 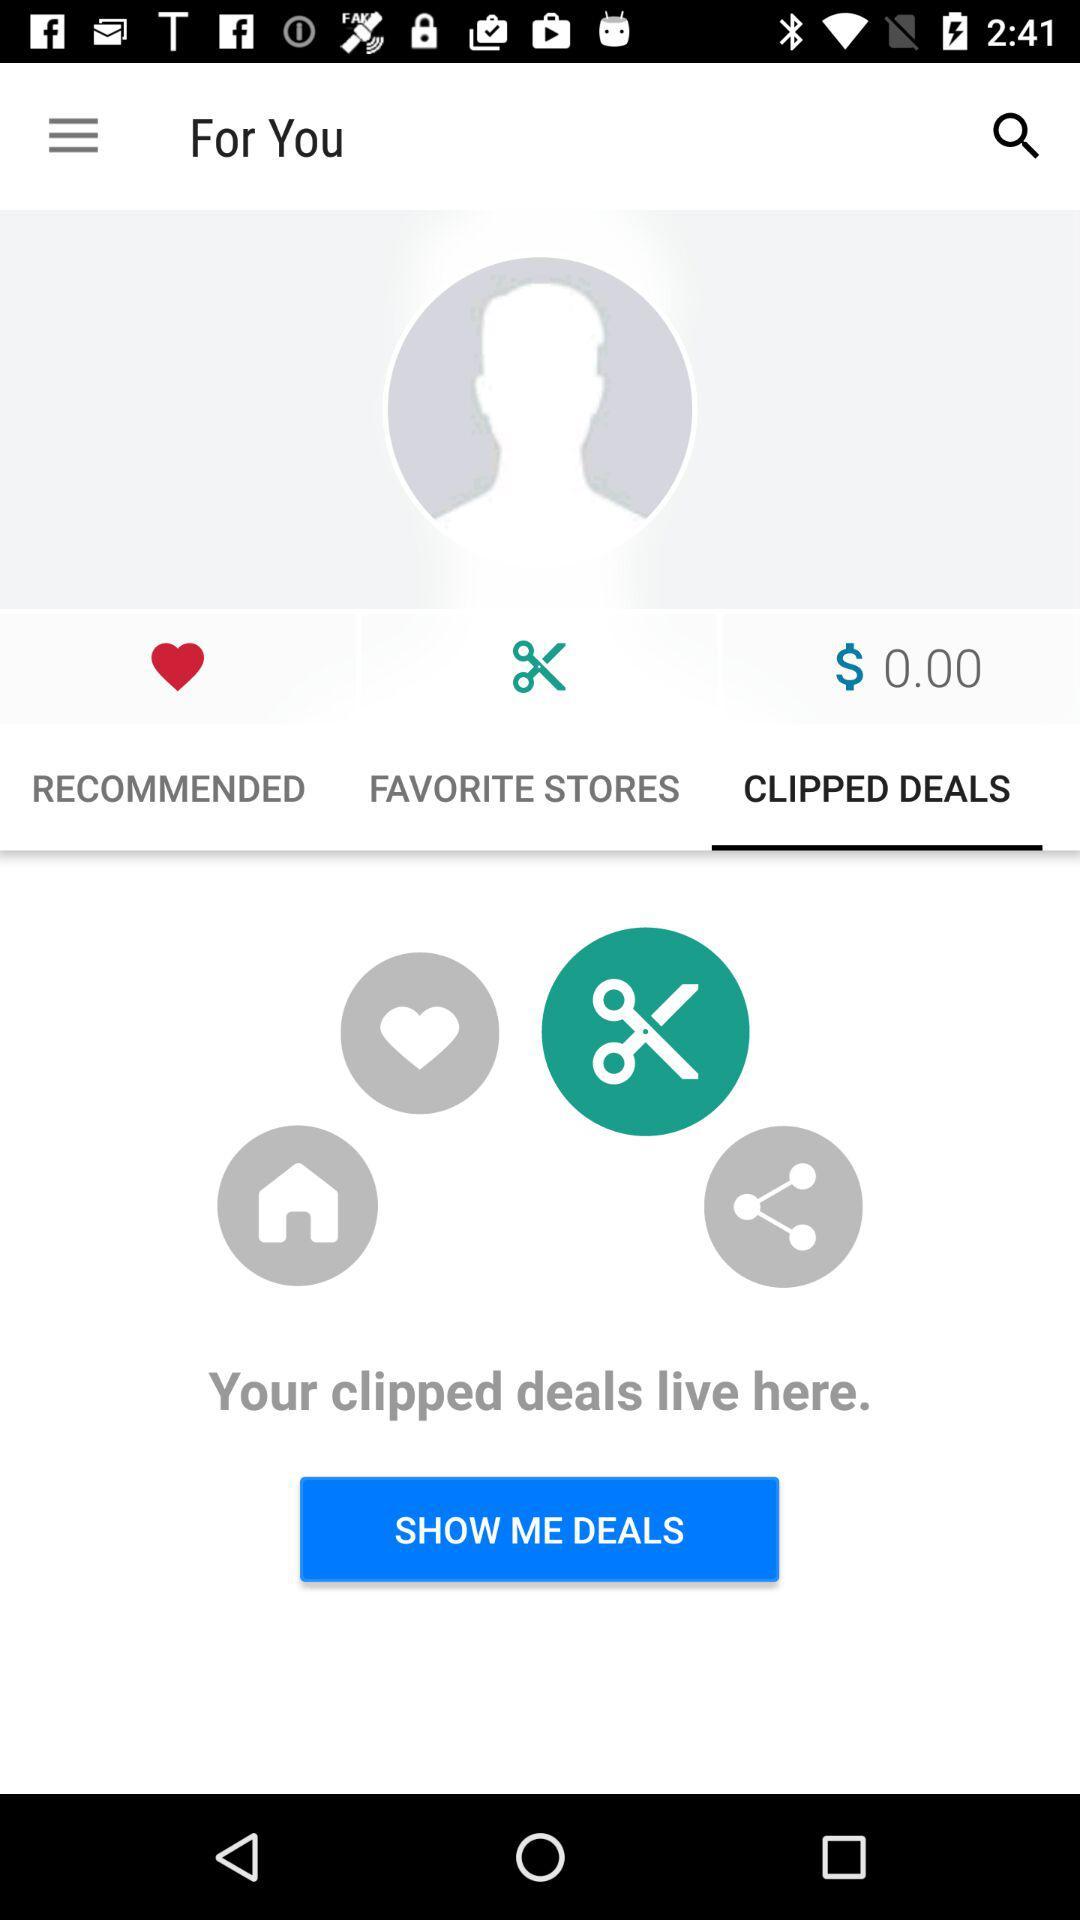 I want to click on display profile picture, so click(x=540, y=408).